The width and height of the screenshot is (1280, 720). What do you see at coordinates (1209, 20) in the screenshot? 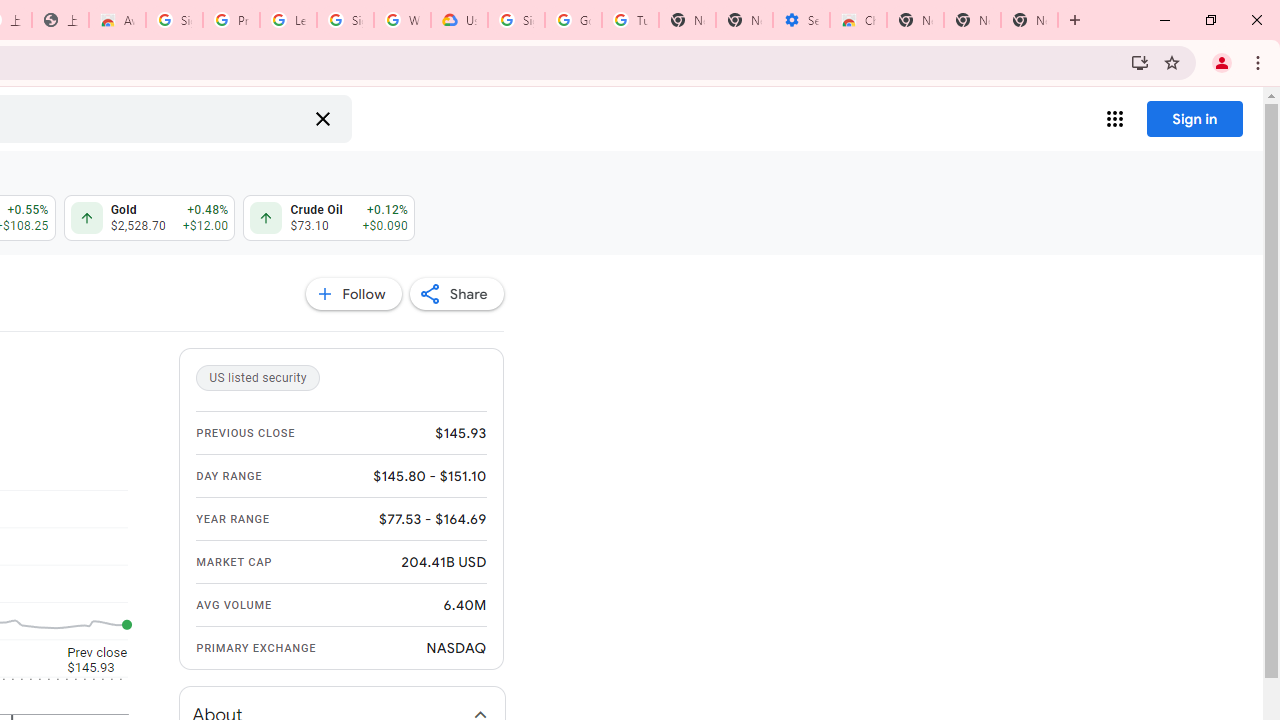
I see `'Restore'` at bounding box center [1209, 20].